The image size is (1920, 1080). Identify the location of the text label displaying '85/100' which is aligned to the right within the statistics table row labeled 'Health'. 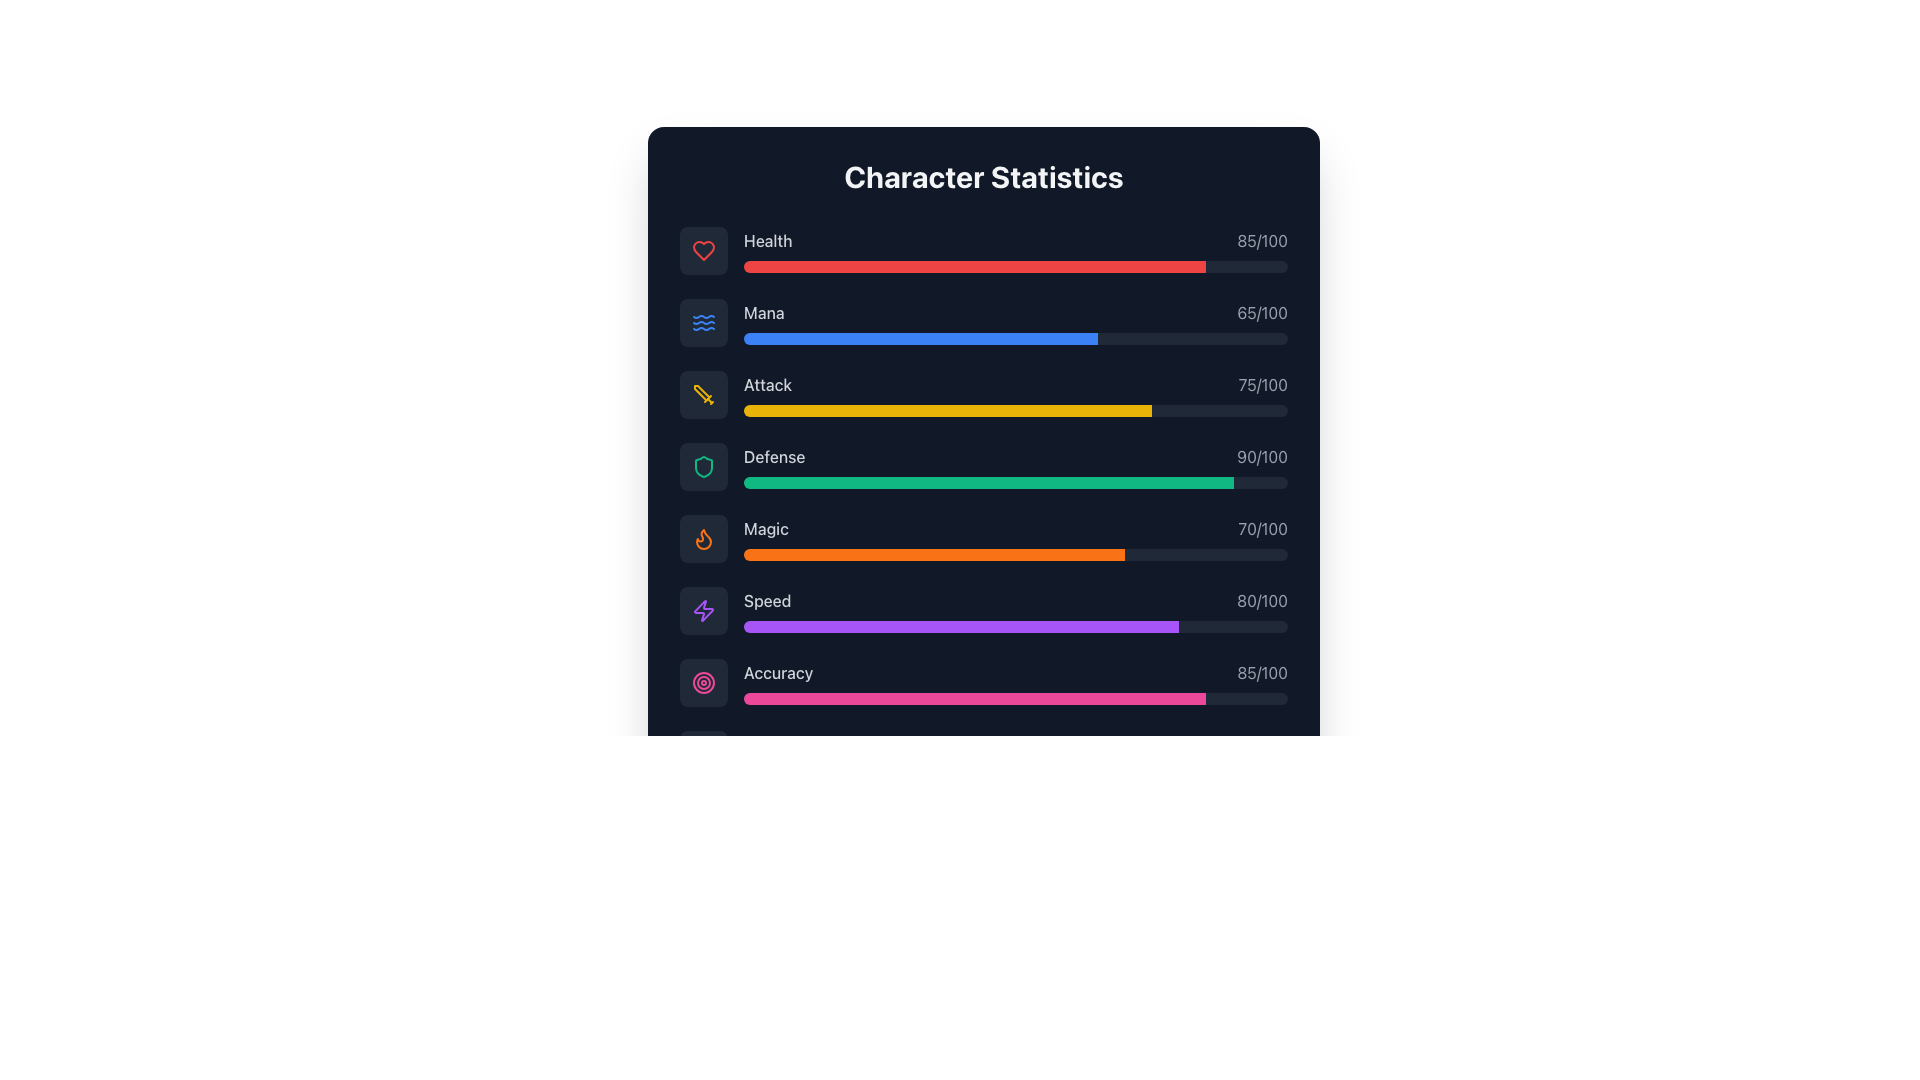
(1261, 239).